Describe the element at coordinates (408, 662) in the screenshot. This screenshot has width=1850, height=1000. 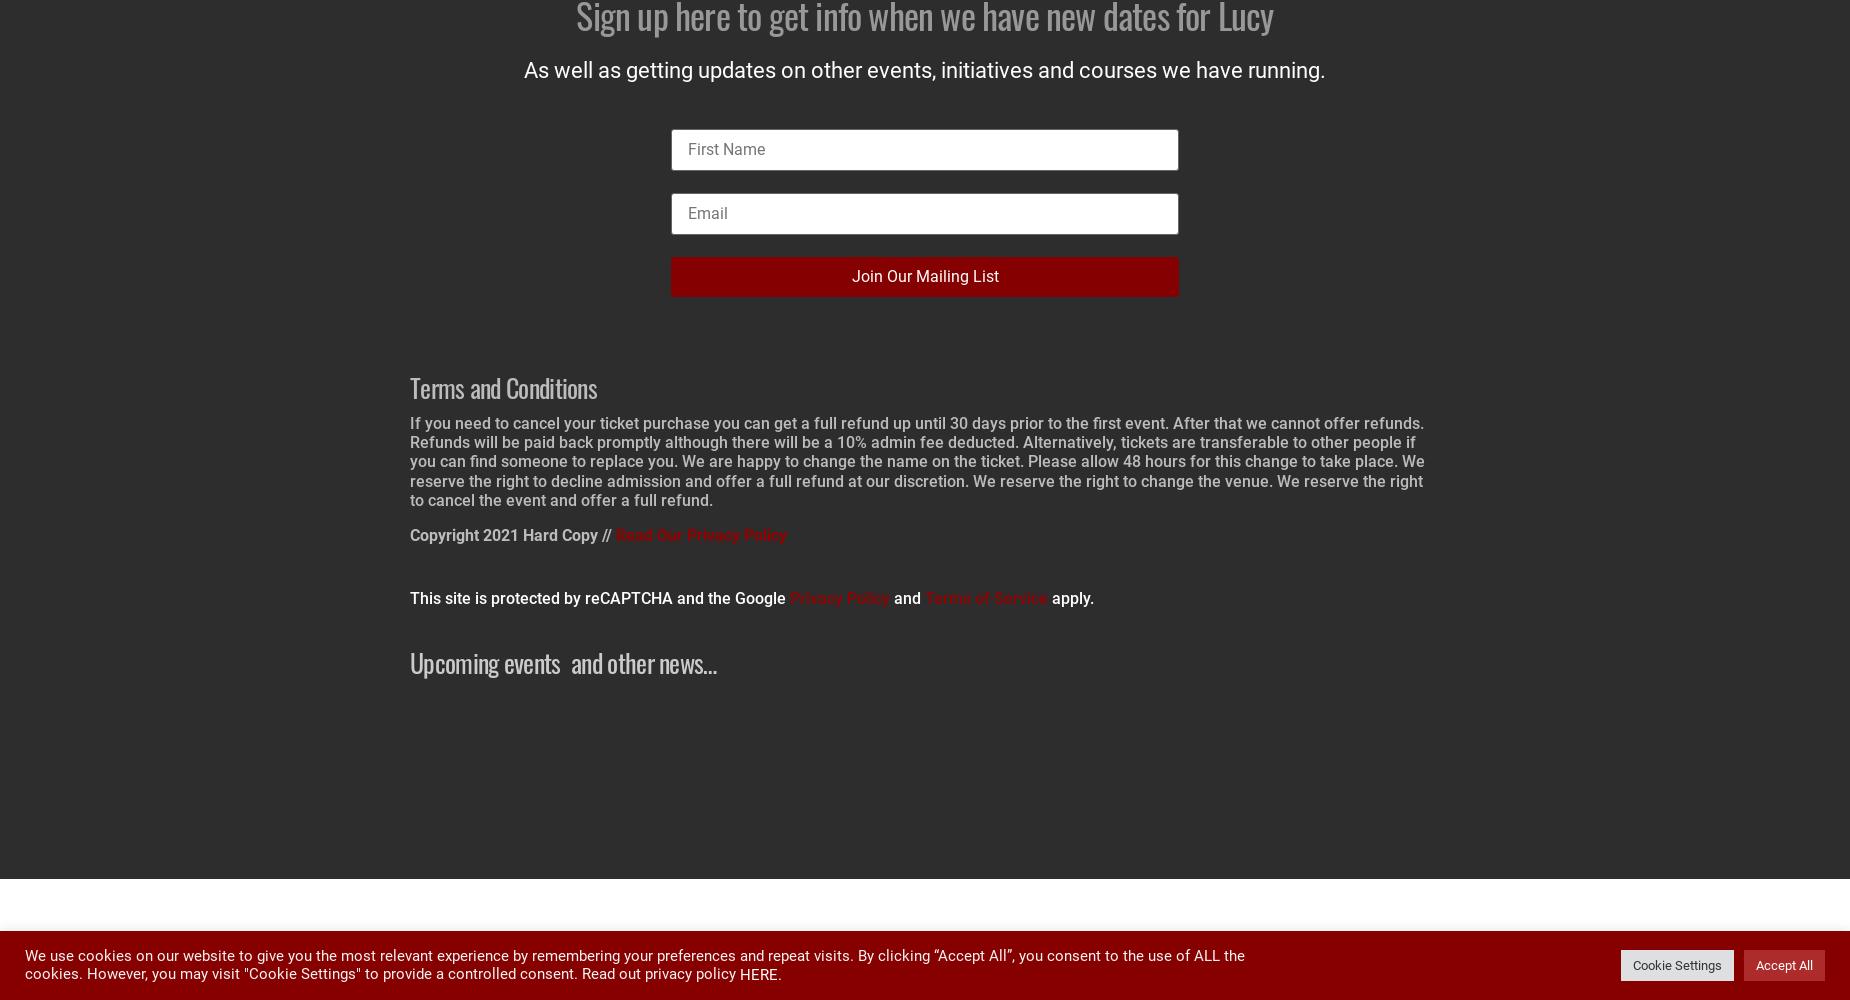
I see `'Upcoming events  and other news…'` at that location.